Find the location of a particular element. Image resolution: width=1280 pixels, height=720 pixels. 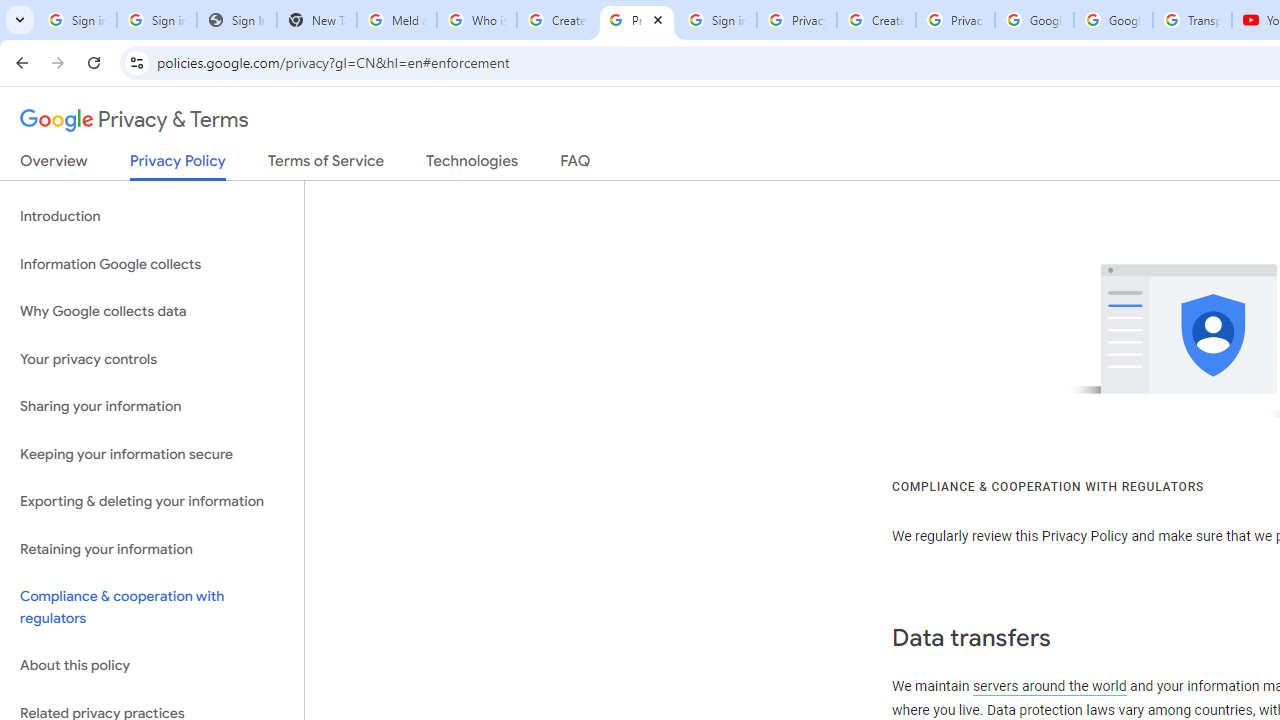

'Sharing your information' is located at coordinates (151, 406).